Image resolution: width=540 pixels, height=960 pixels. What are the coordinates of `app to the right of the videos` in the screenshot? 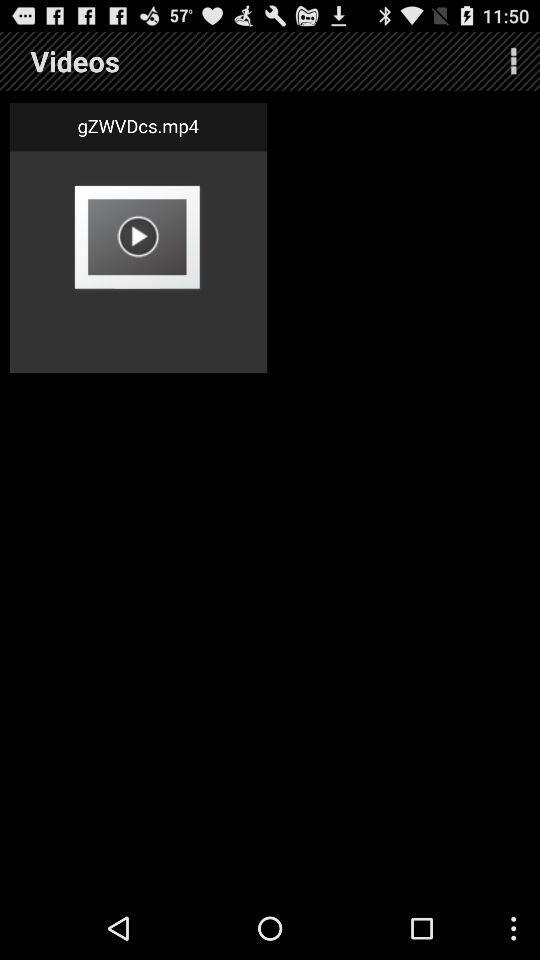 It's located at (513, 61).